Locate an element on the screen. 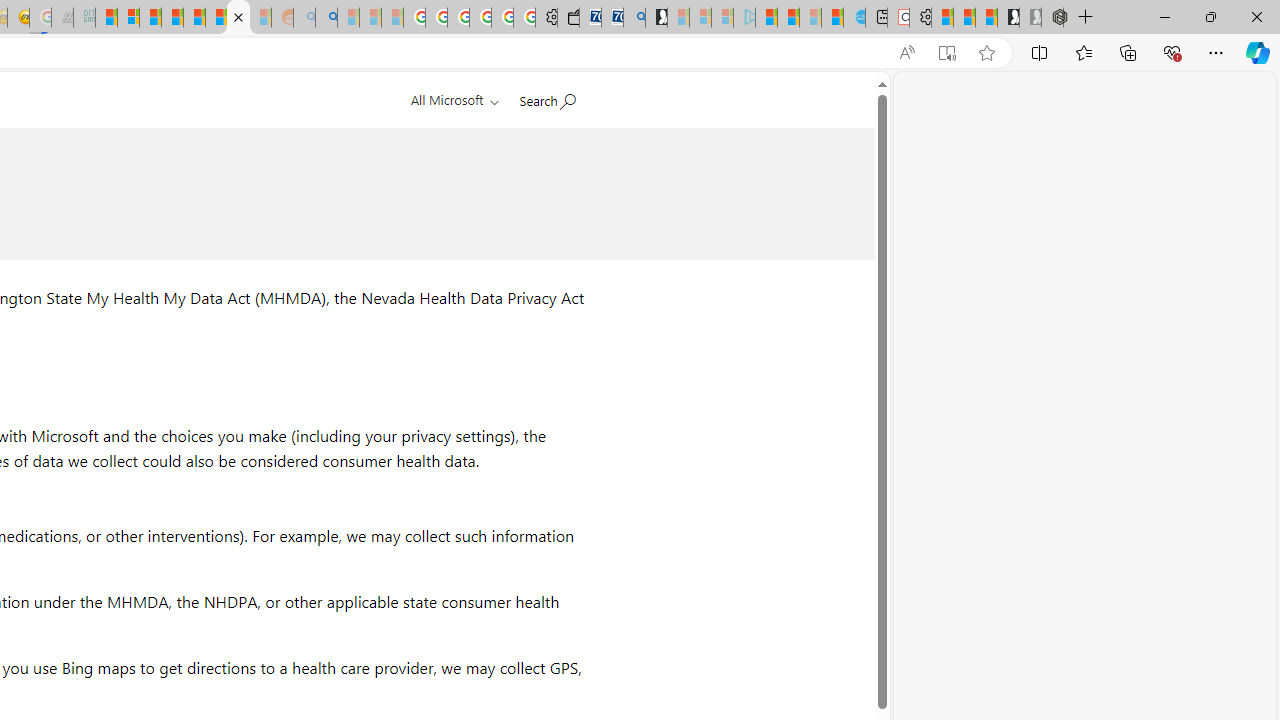 The height and width of the screenshot is (720, 1280). 'Wallet' is located at coordinates (567, 17).